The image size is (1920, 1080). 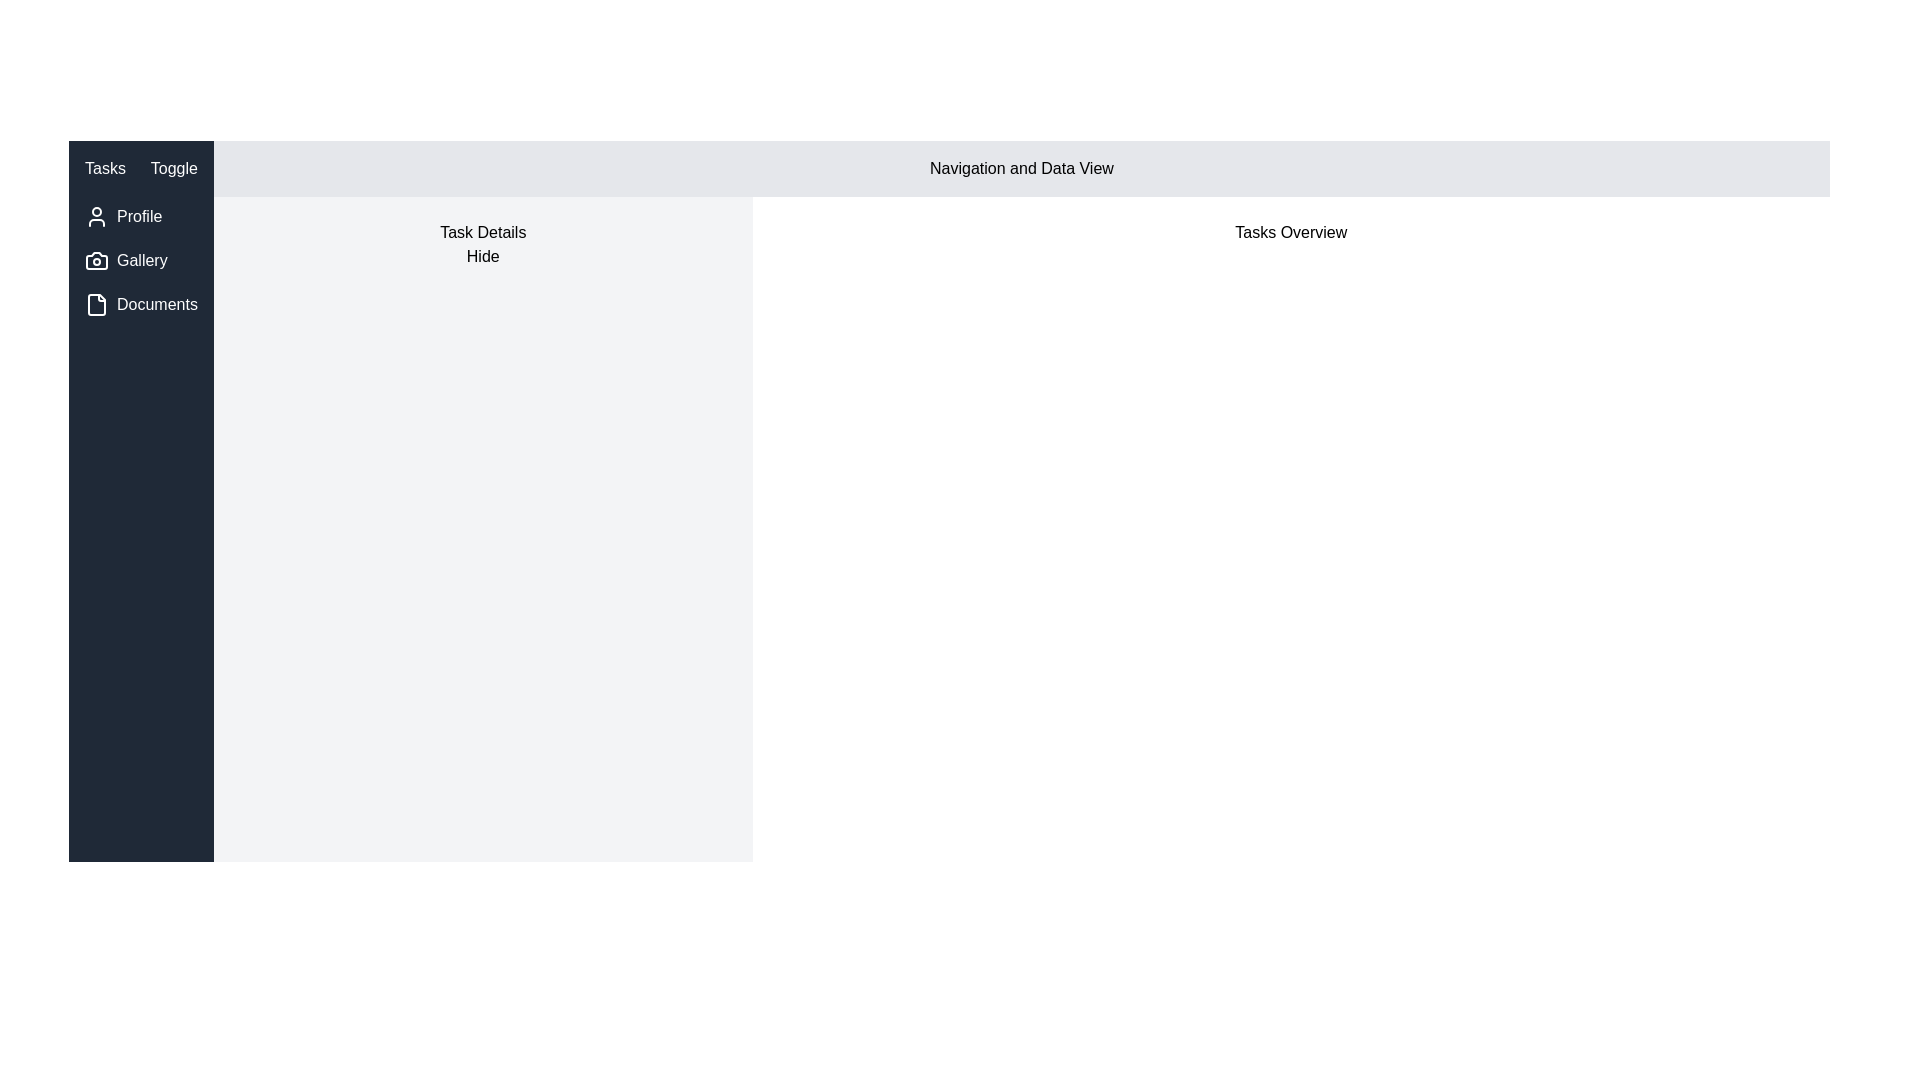 What do you see at coordinates (483, 256) in the screenshot?
I see `the 'Hide' button located next to the 'Task Details' title in the top-left quadrant of the main content area for keyboard interactions` at bounding box center [483, 256].